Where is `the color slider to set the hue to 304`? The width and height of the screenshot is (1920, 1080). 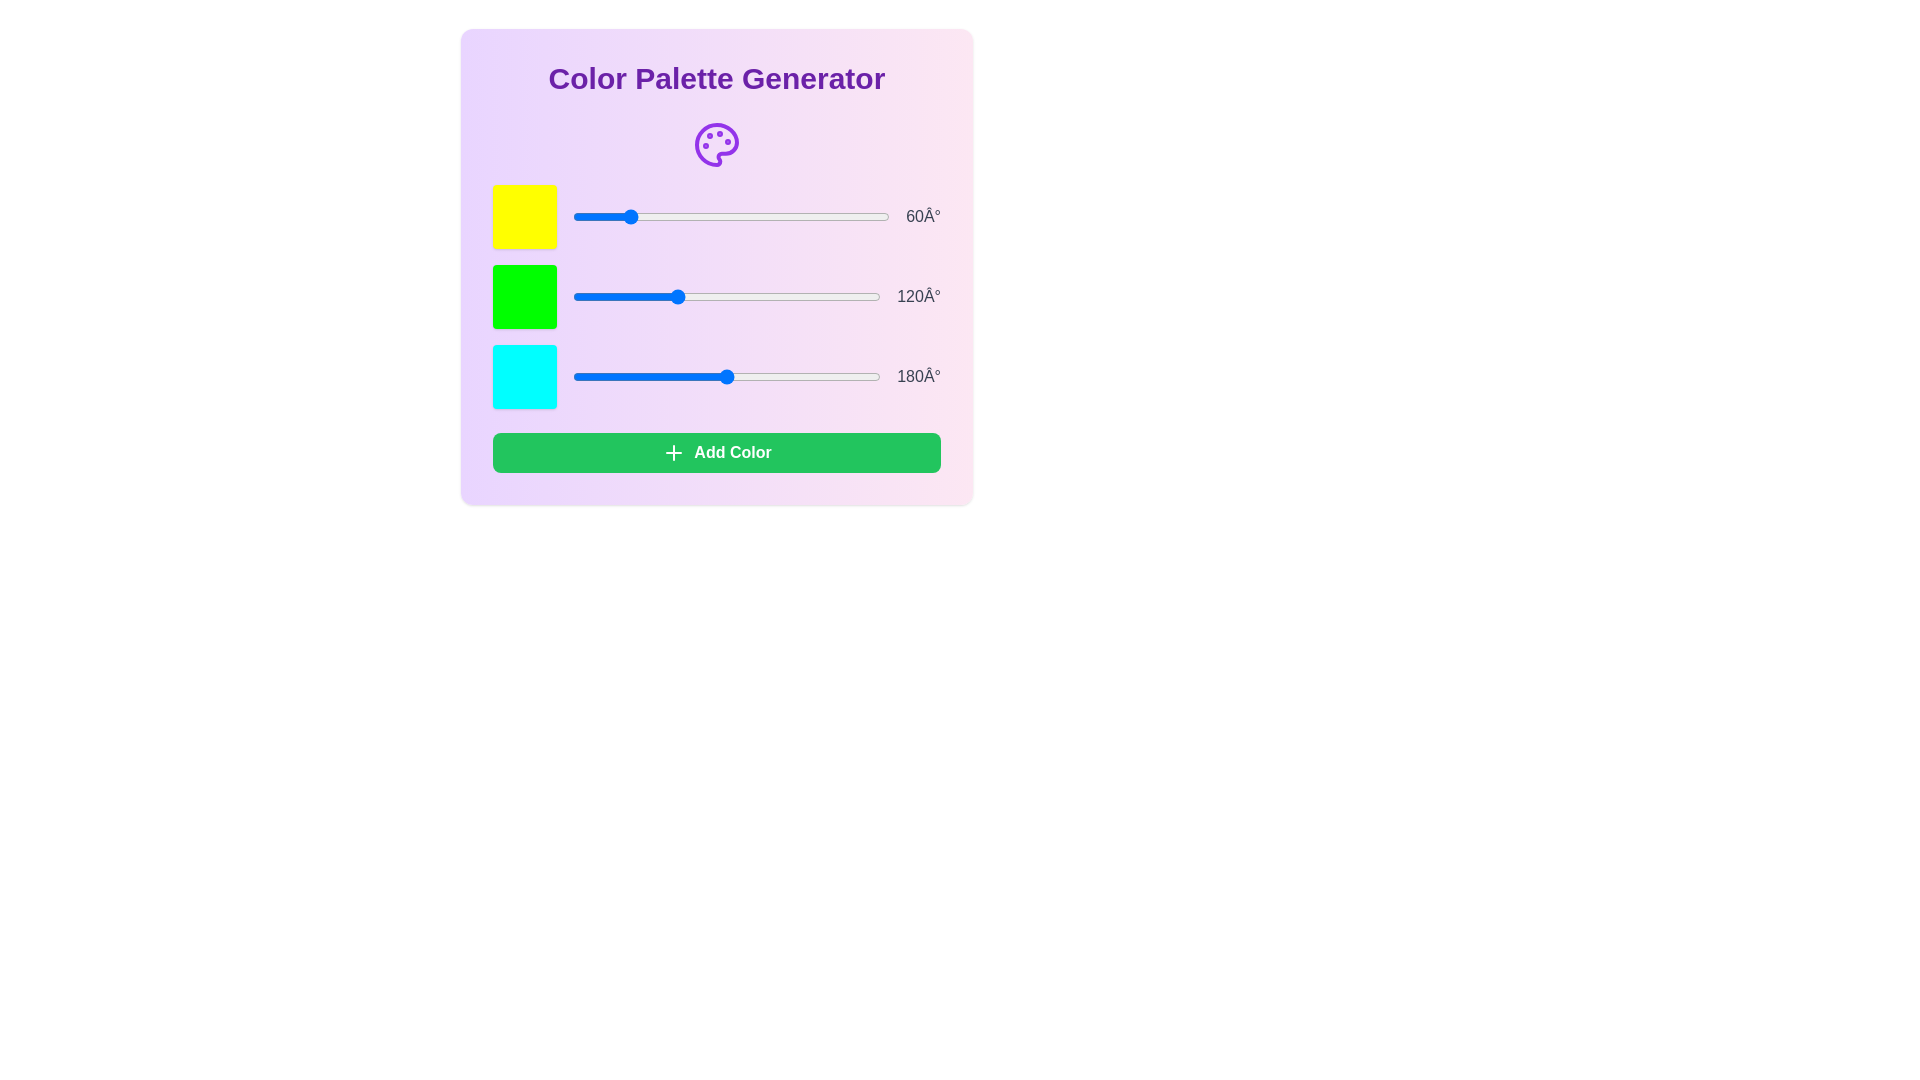
the color slider to set the hue to 304 is located at coordinates (840, 216).